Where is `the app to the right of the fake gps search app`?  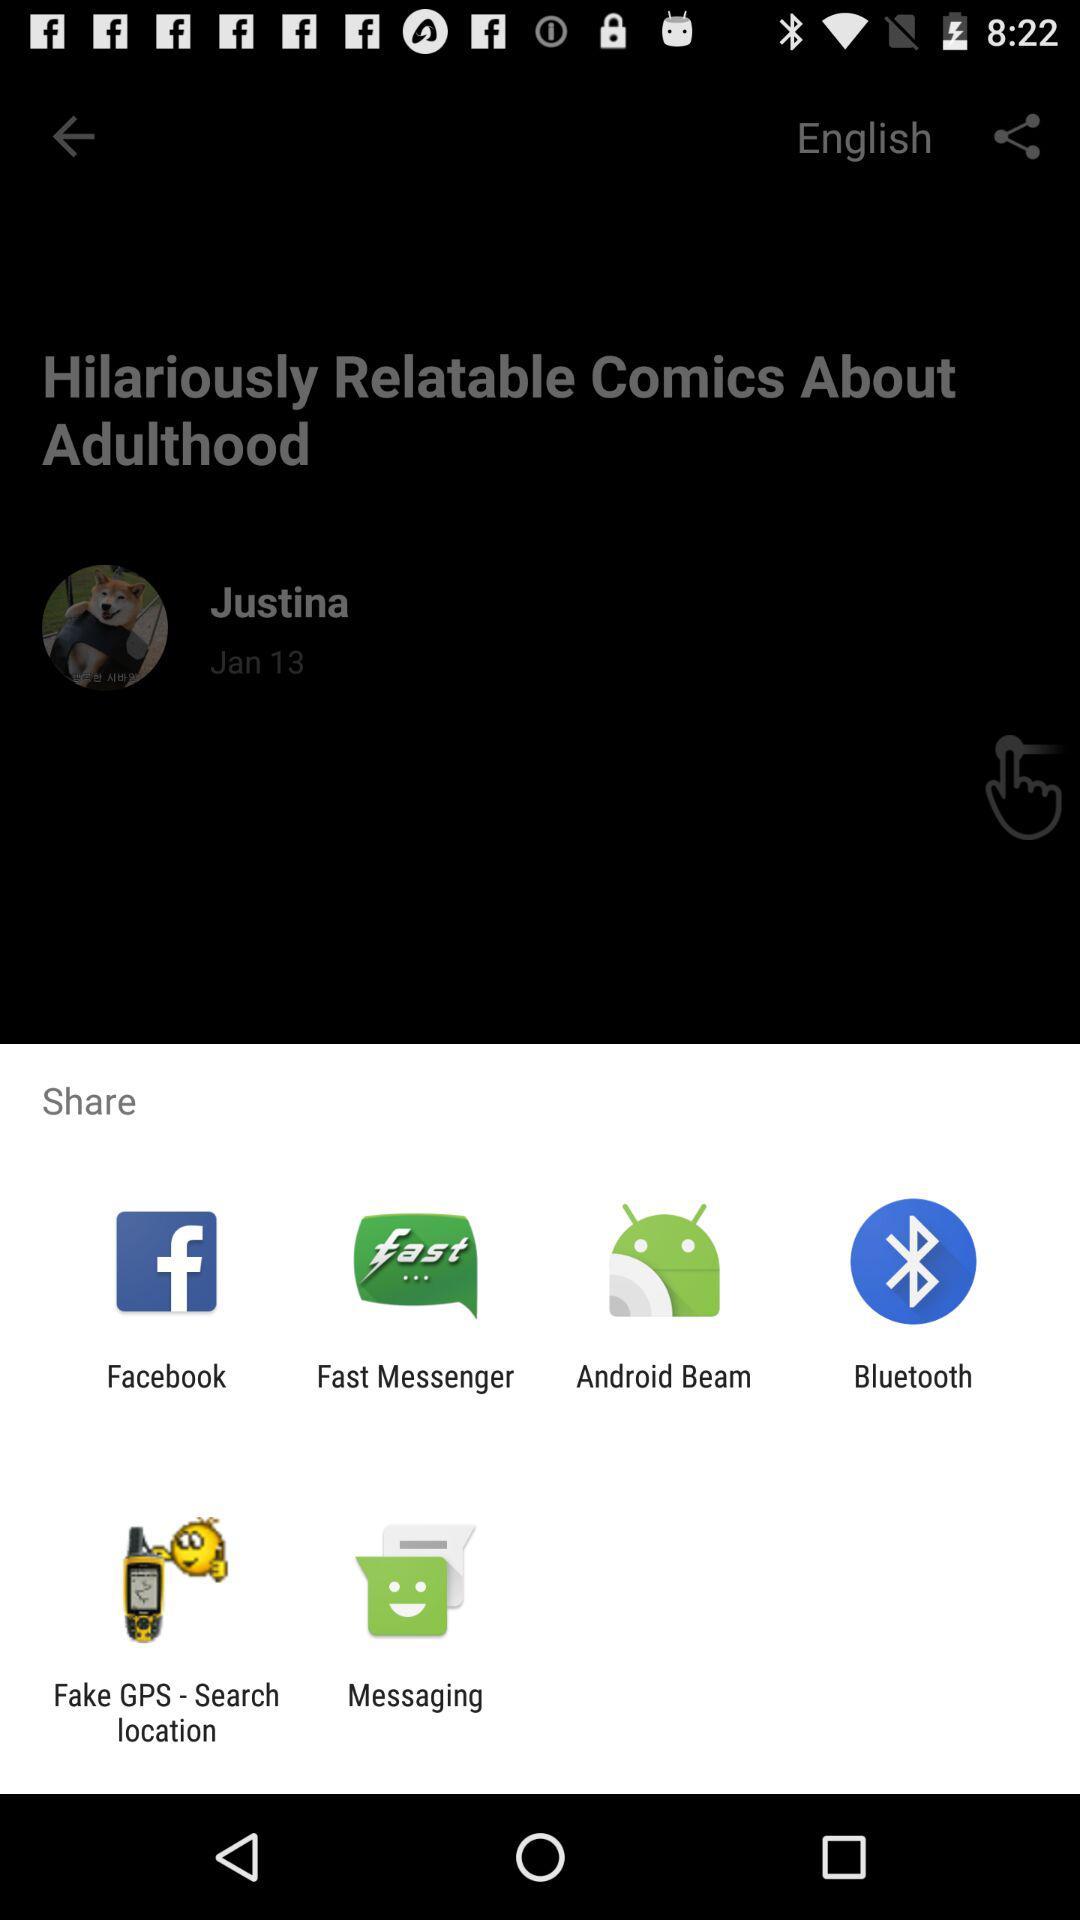 the app to the right of the fake gps search app is located at coordinates (414, 1711).